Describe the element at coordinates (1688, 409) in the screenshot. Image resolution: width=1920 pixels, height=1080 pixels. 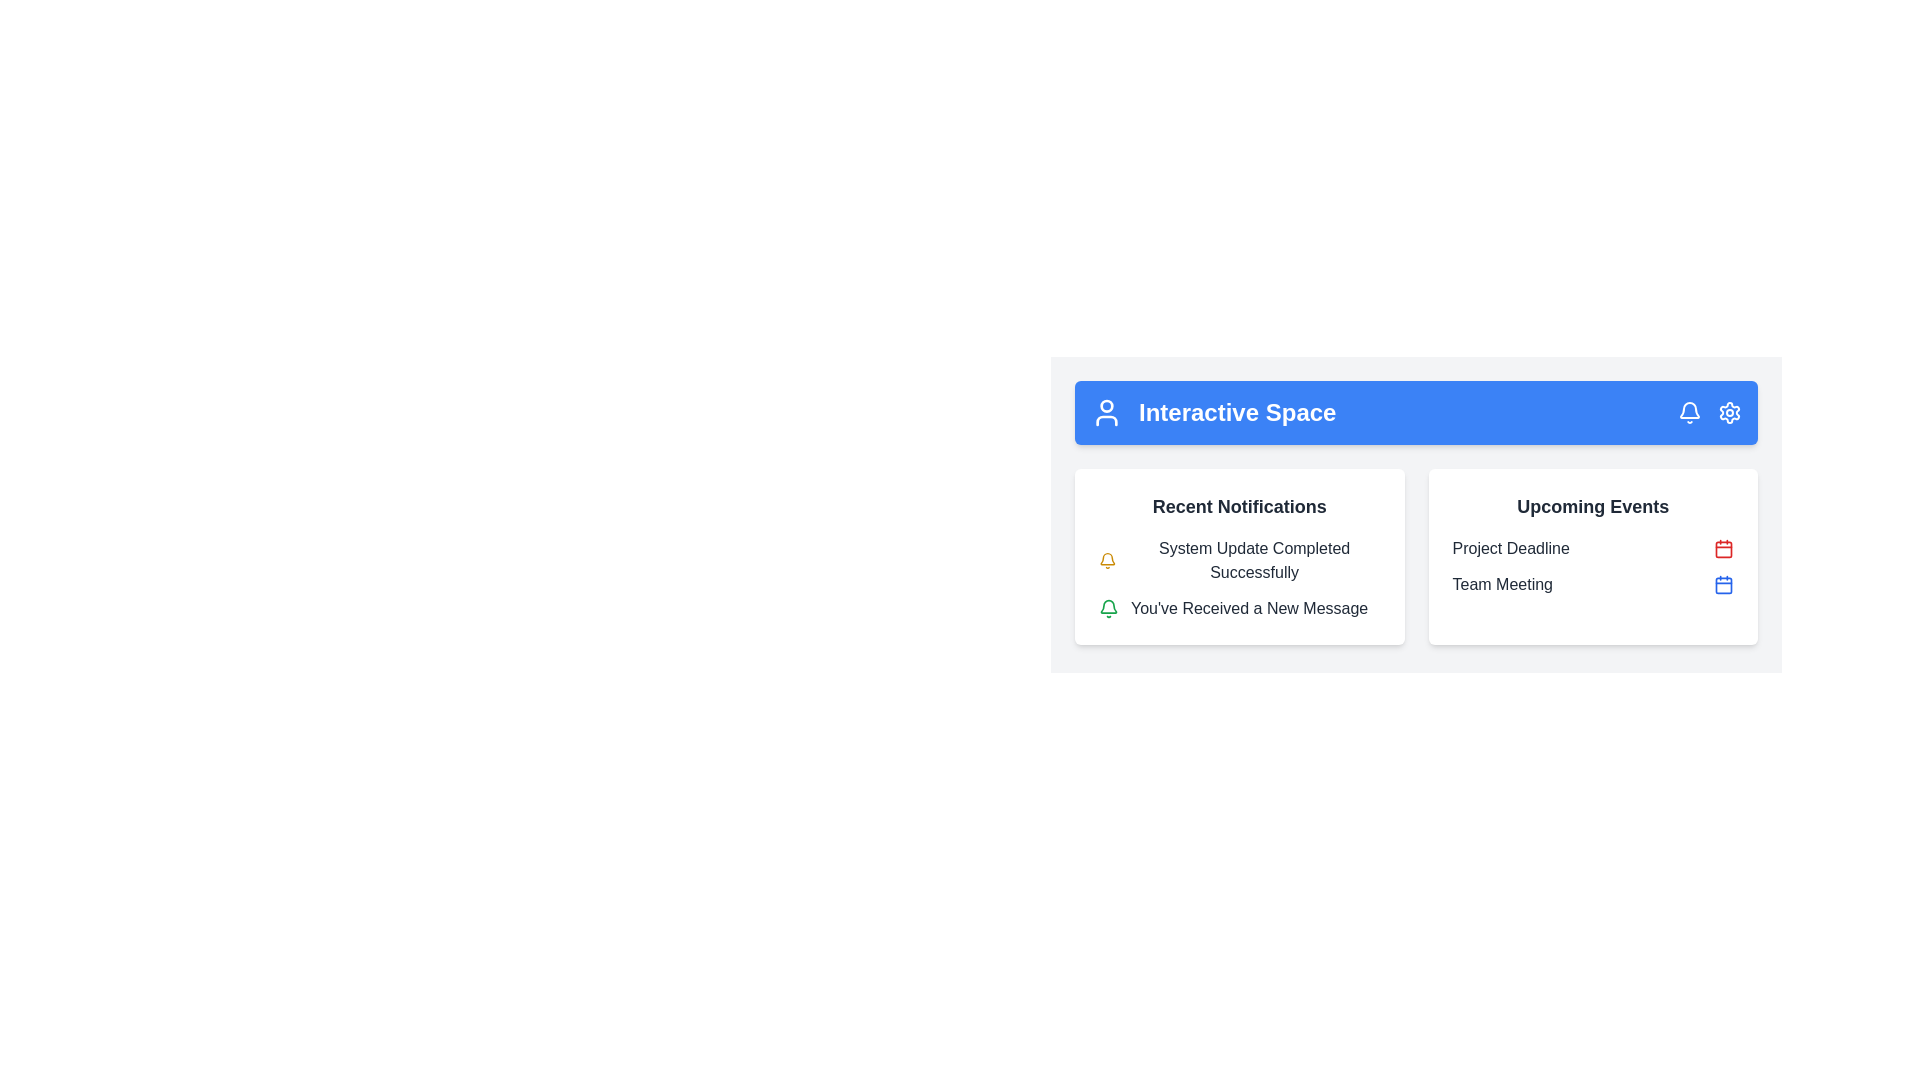
I see `the bell icon for notifications located in the upper-right corner of the blue header section, to the left of the gear icon` at that location.